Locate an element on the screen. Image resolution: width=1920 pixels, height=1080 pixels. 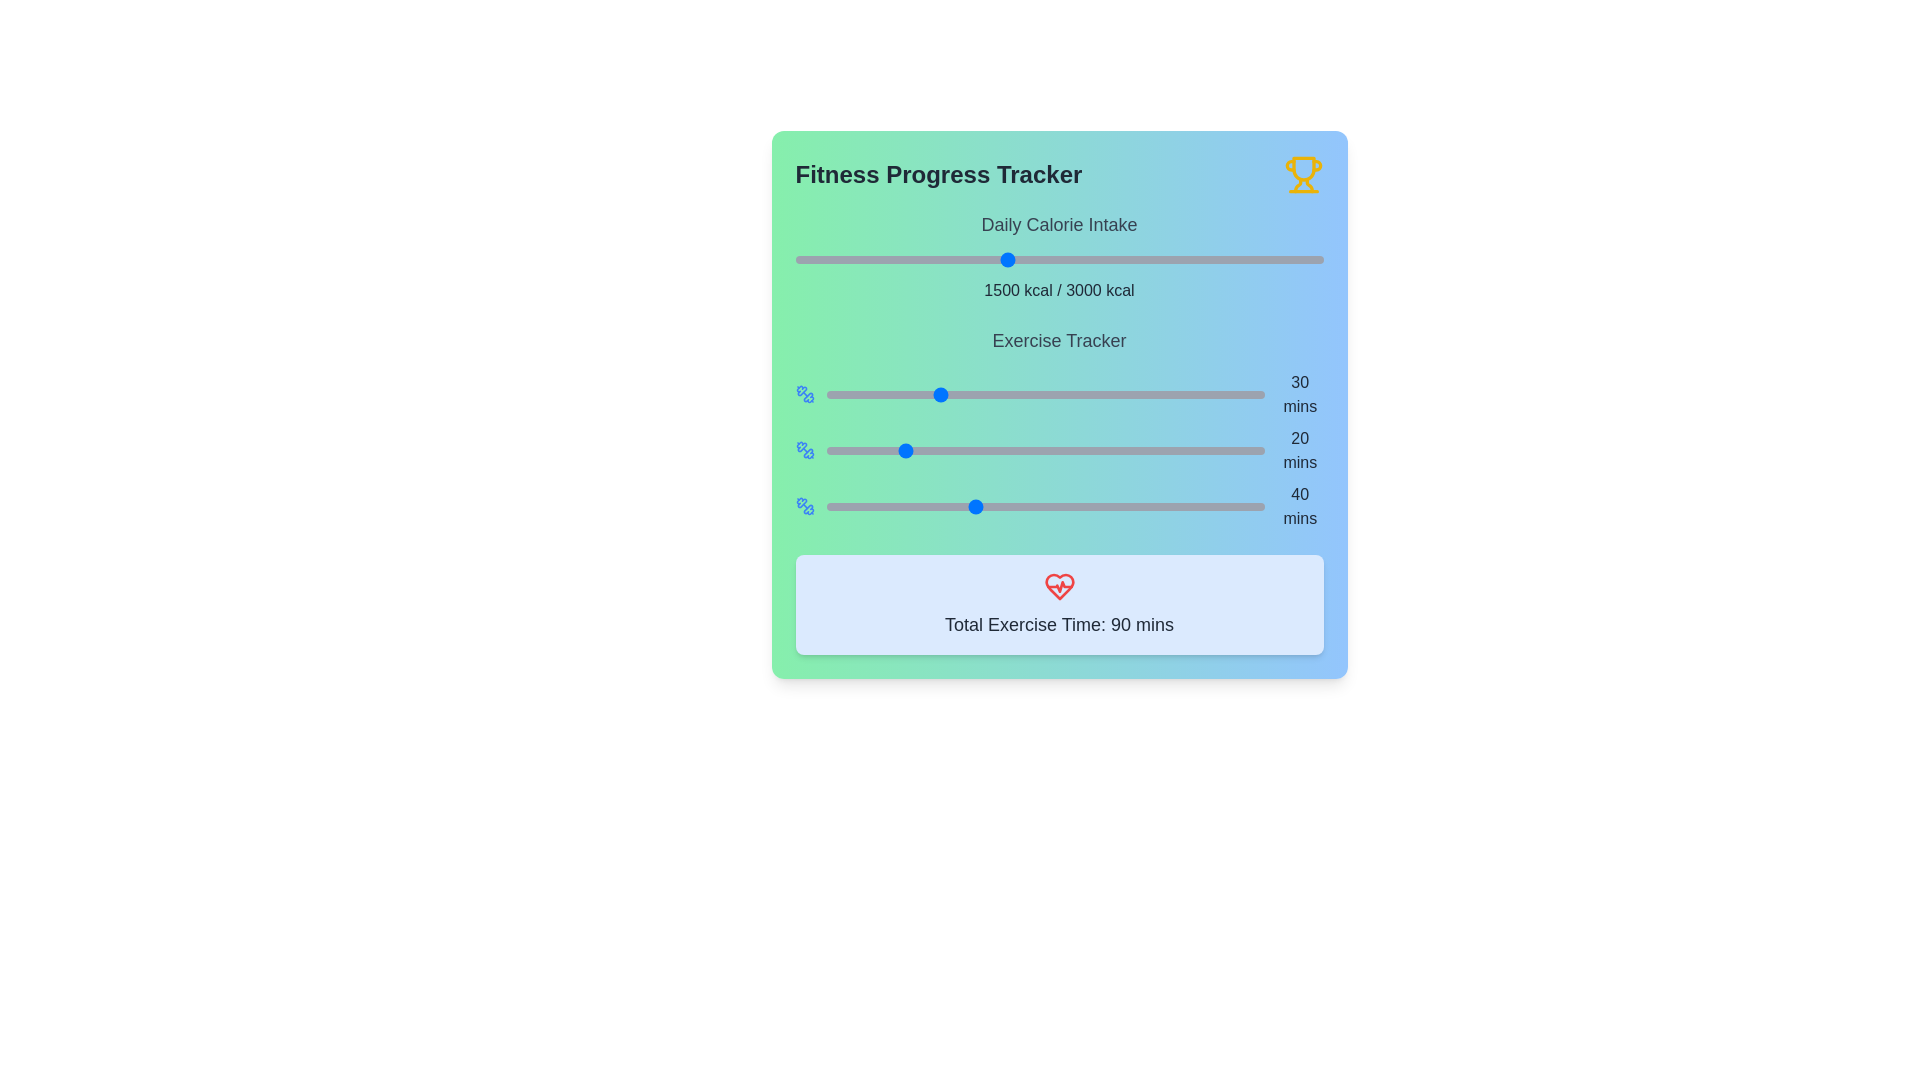
daily calorie intake is located at coordinates (1321, 258).